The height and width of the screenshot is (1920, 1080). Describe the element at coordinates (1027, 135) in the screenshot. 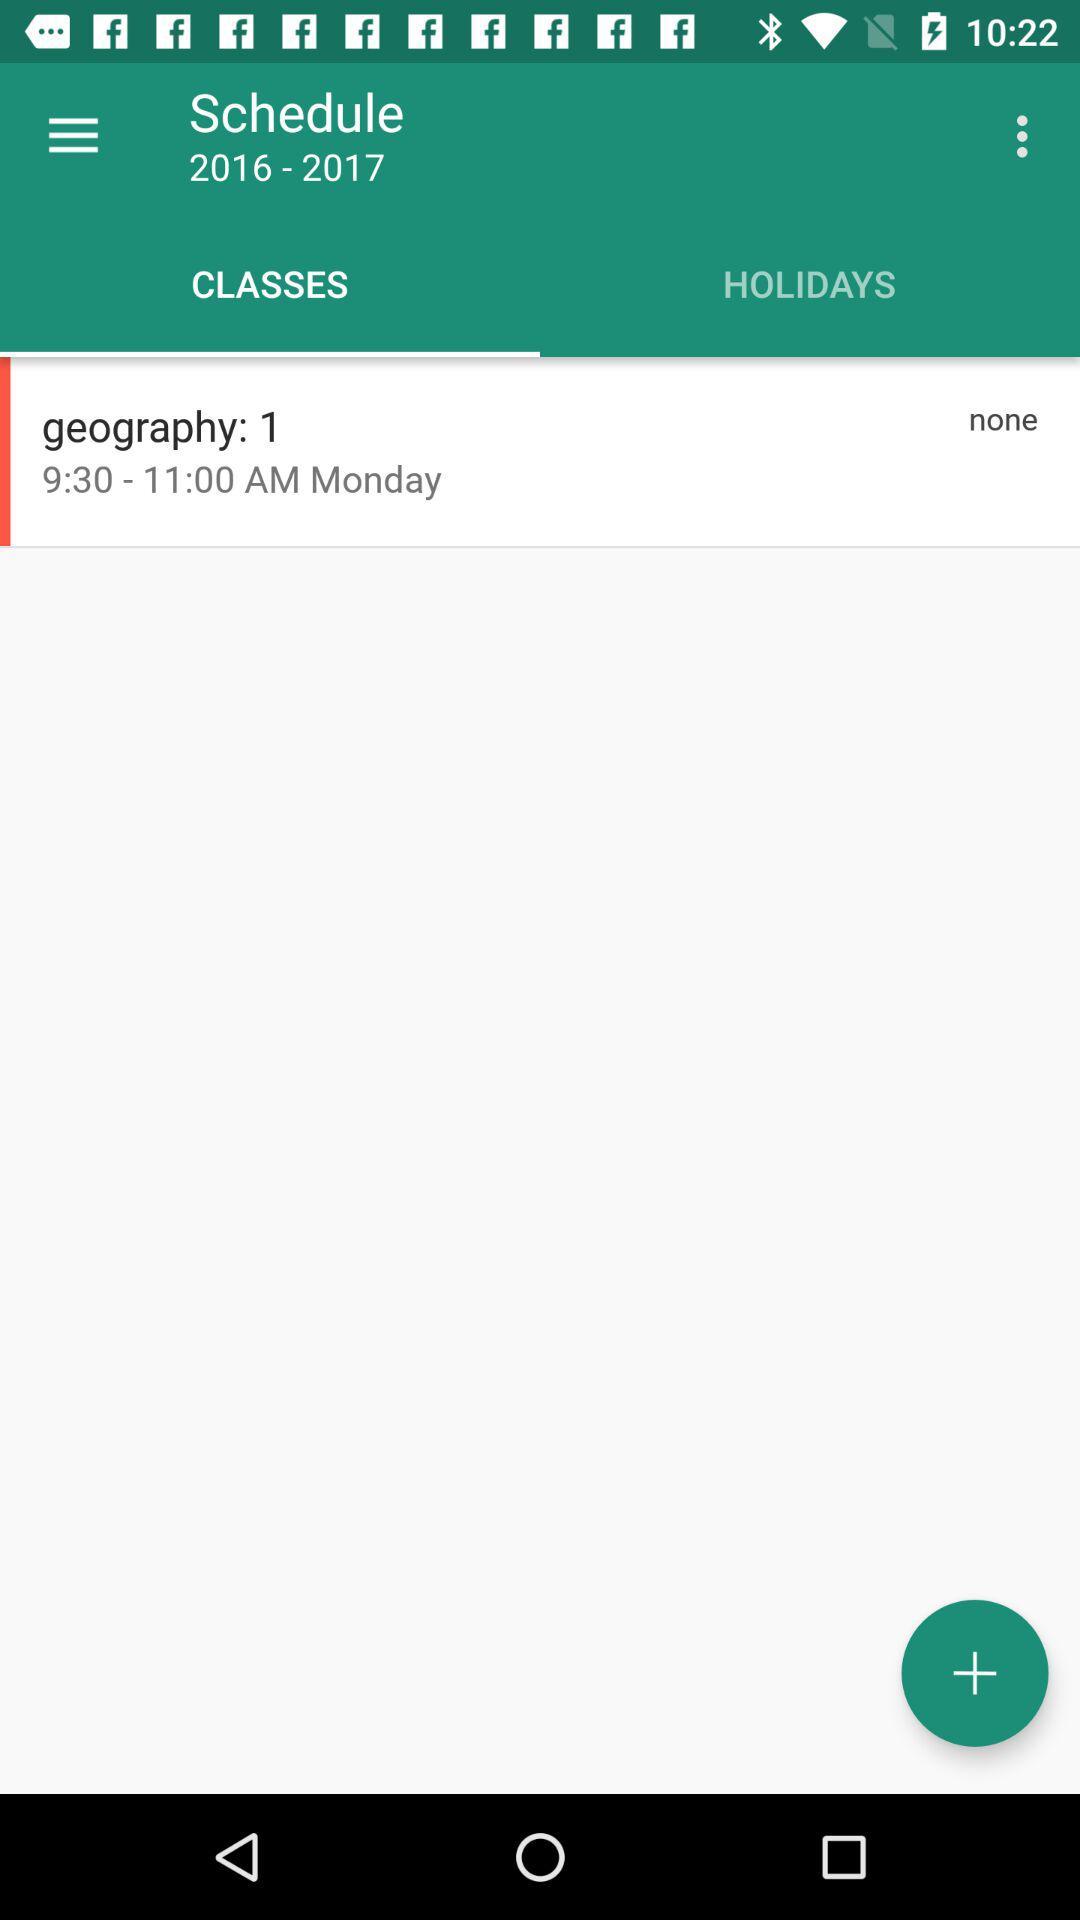

I see `icon next to the schedule icon` at that location.